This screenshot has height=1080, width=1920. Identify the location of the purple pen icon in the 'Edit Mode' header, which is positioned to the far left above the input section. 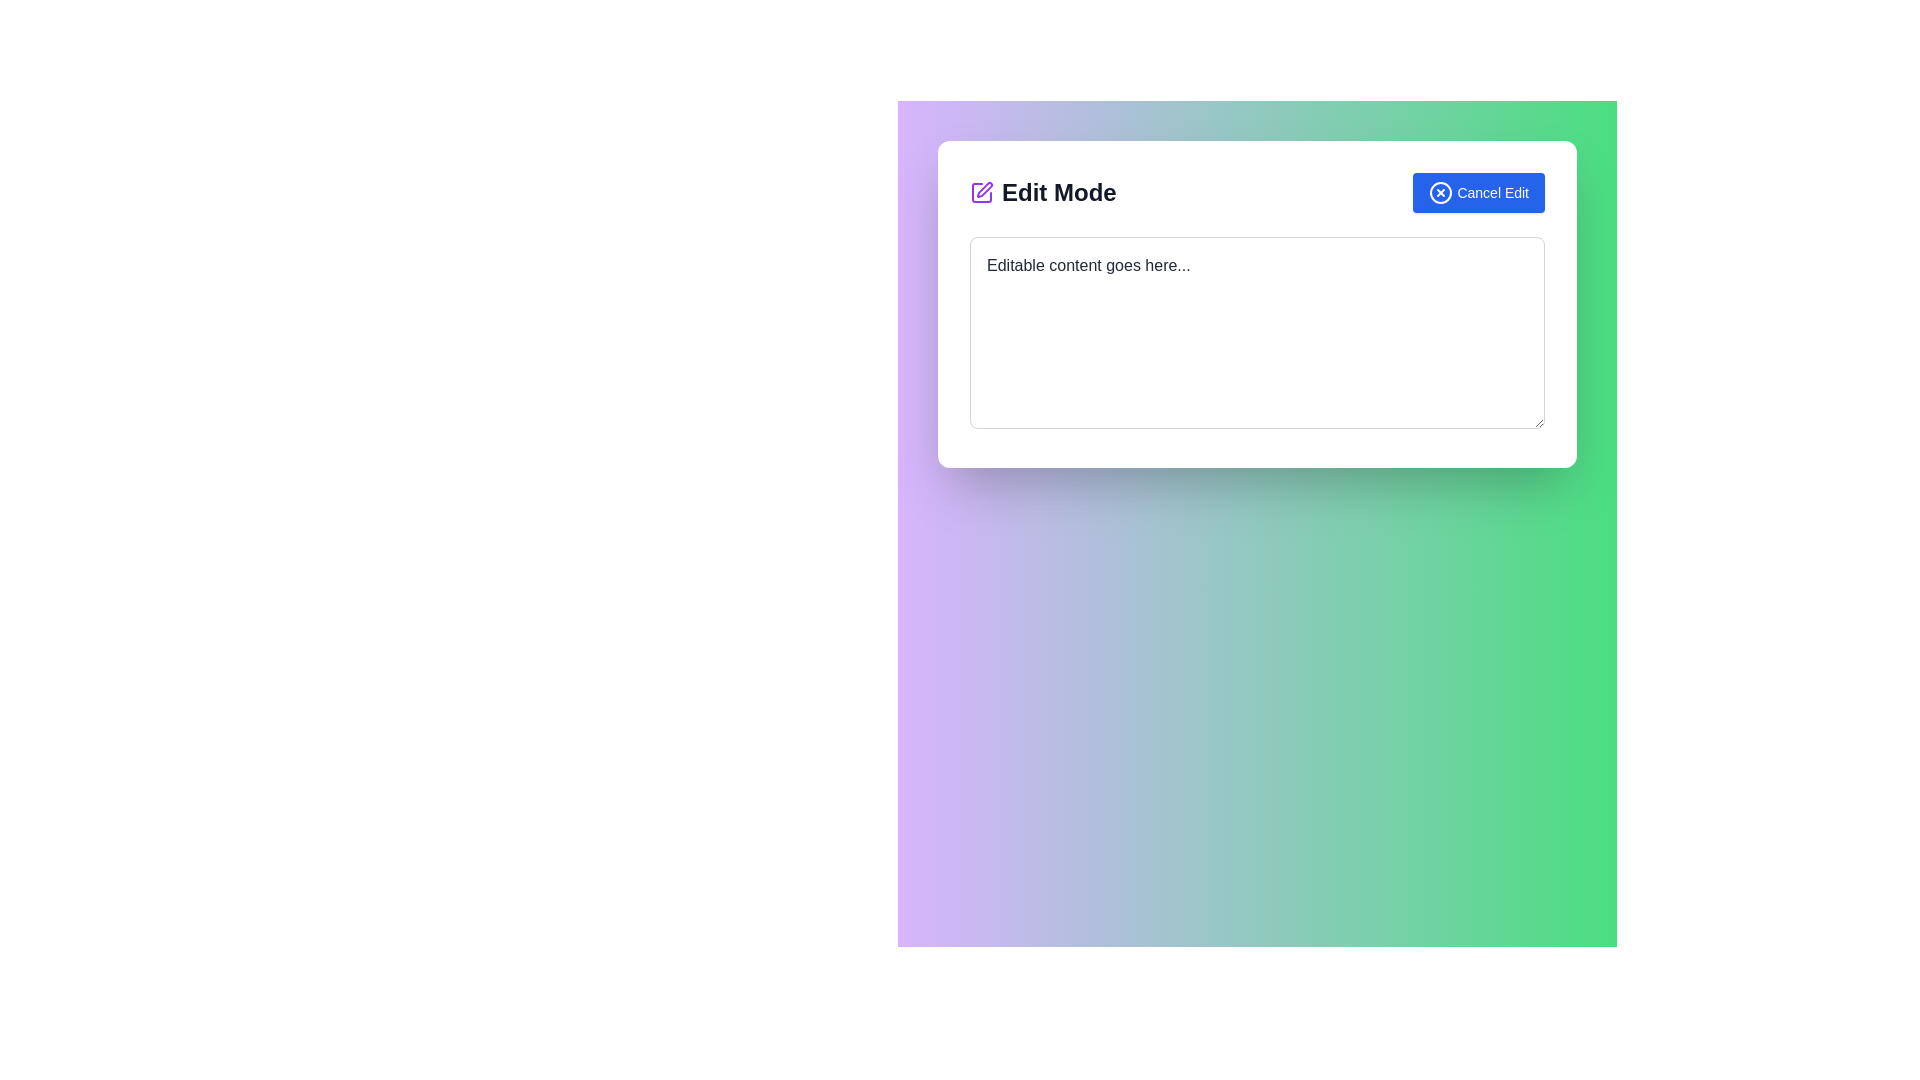
(982, 192).